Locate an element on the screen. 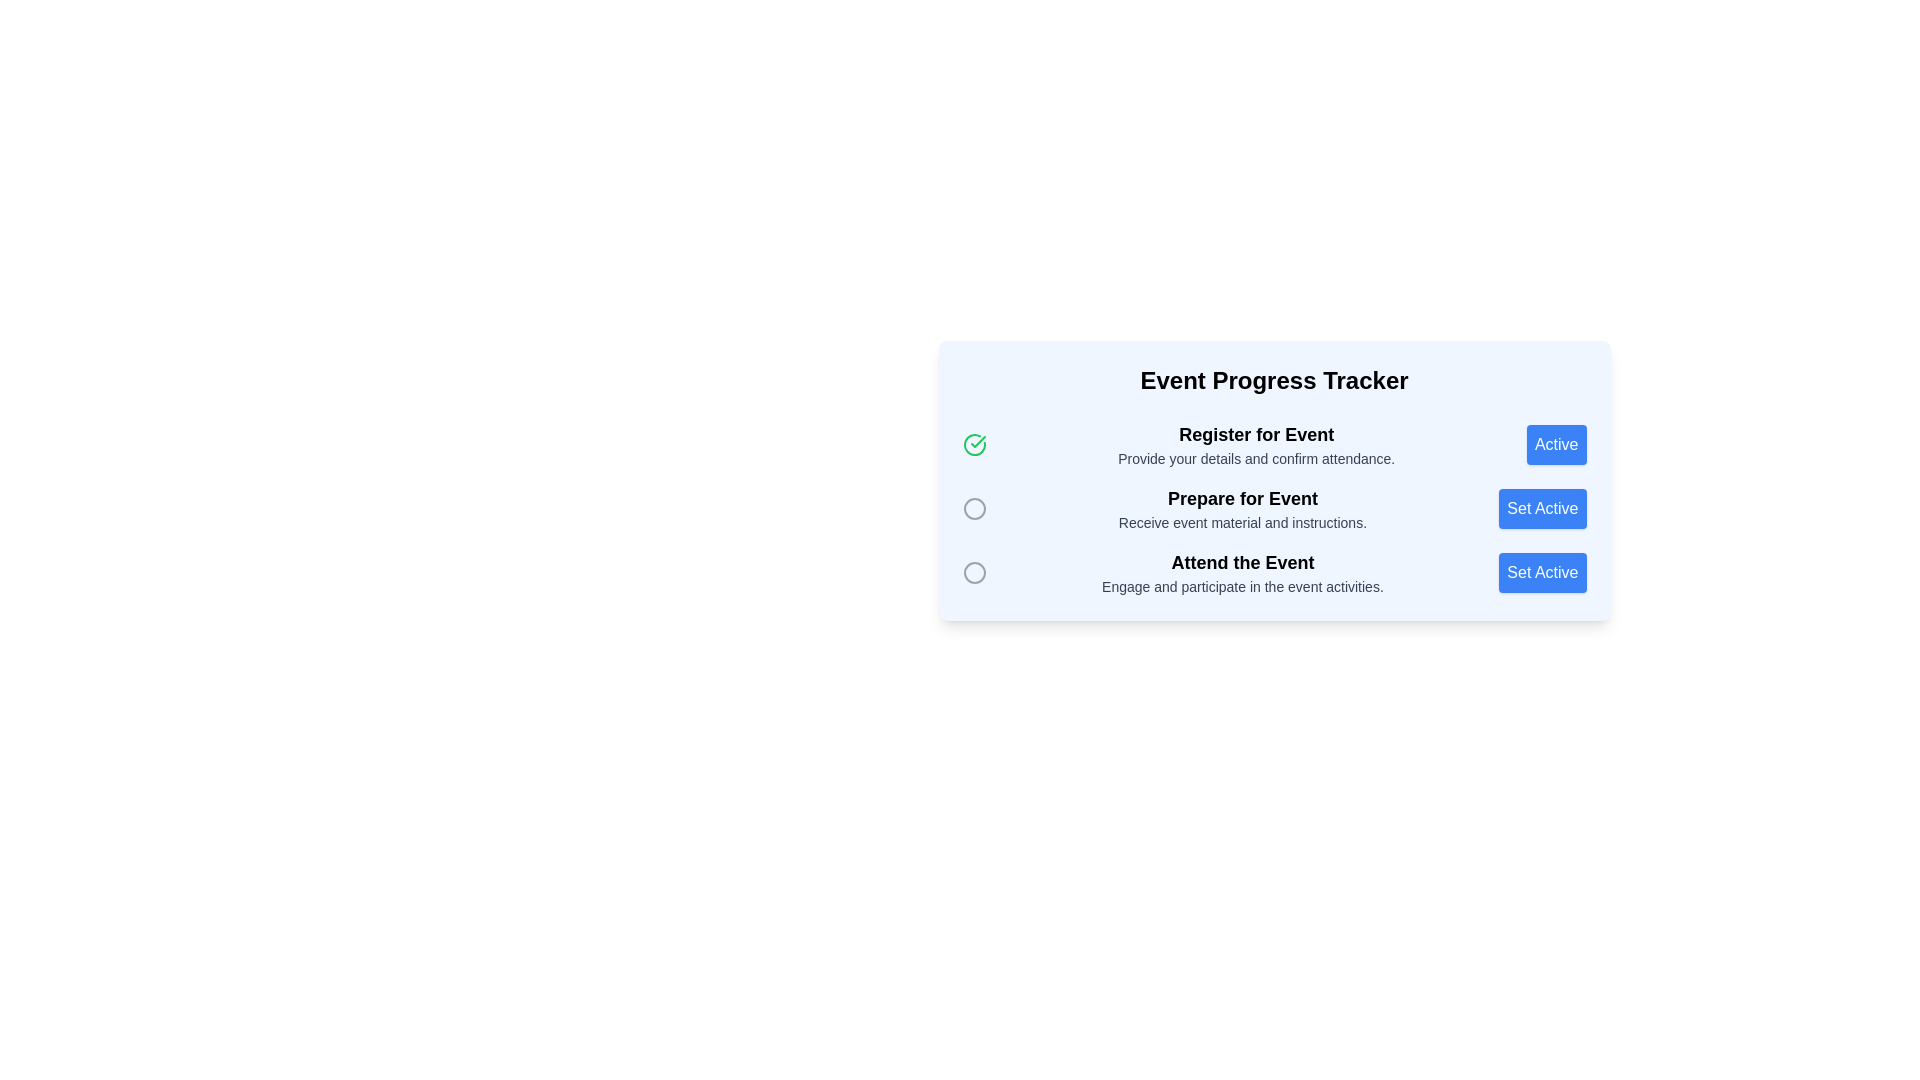  the textual description in the Progress tracker step with status indication is located at coordinates (1273, 443).